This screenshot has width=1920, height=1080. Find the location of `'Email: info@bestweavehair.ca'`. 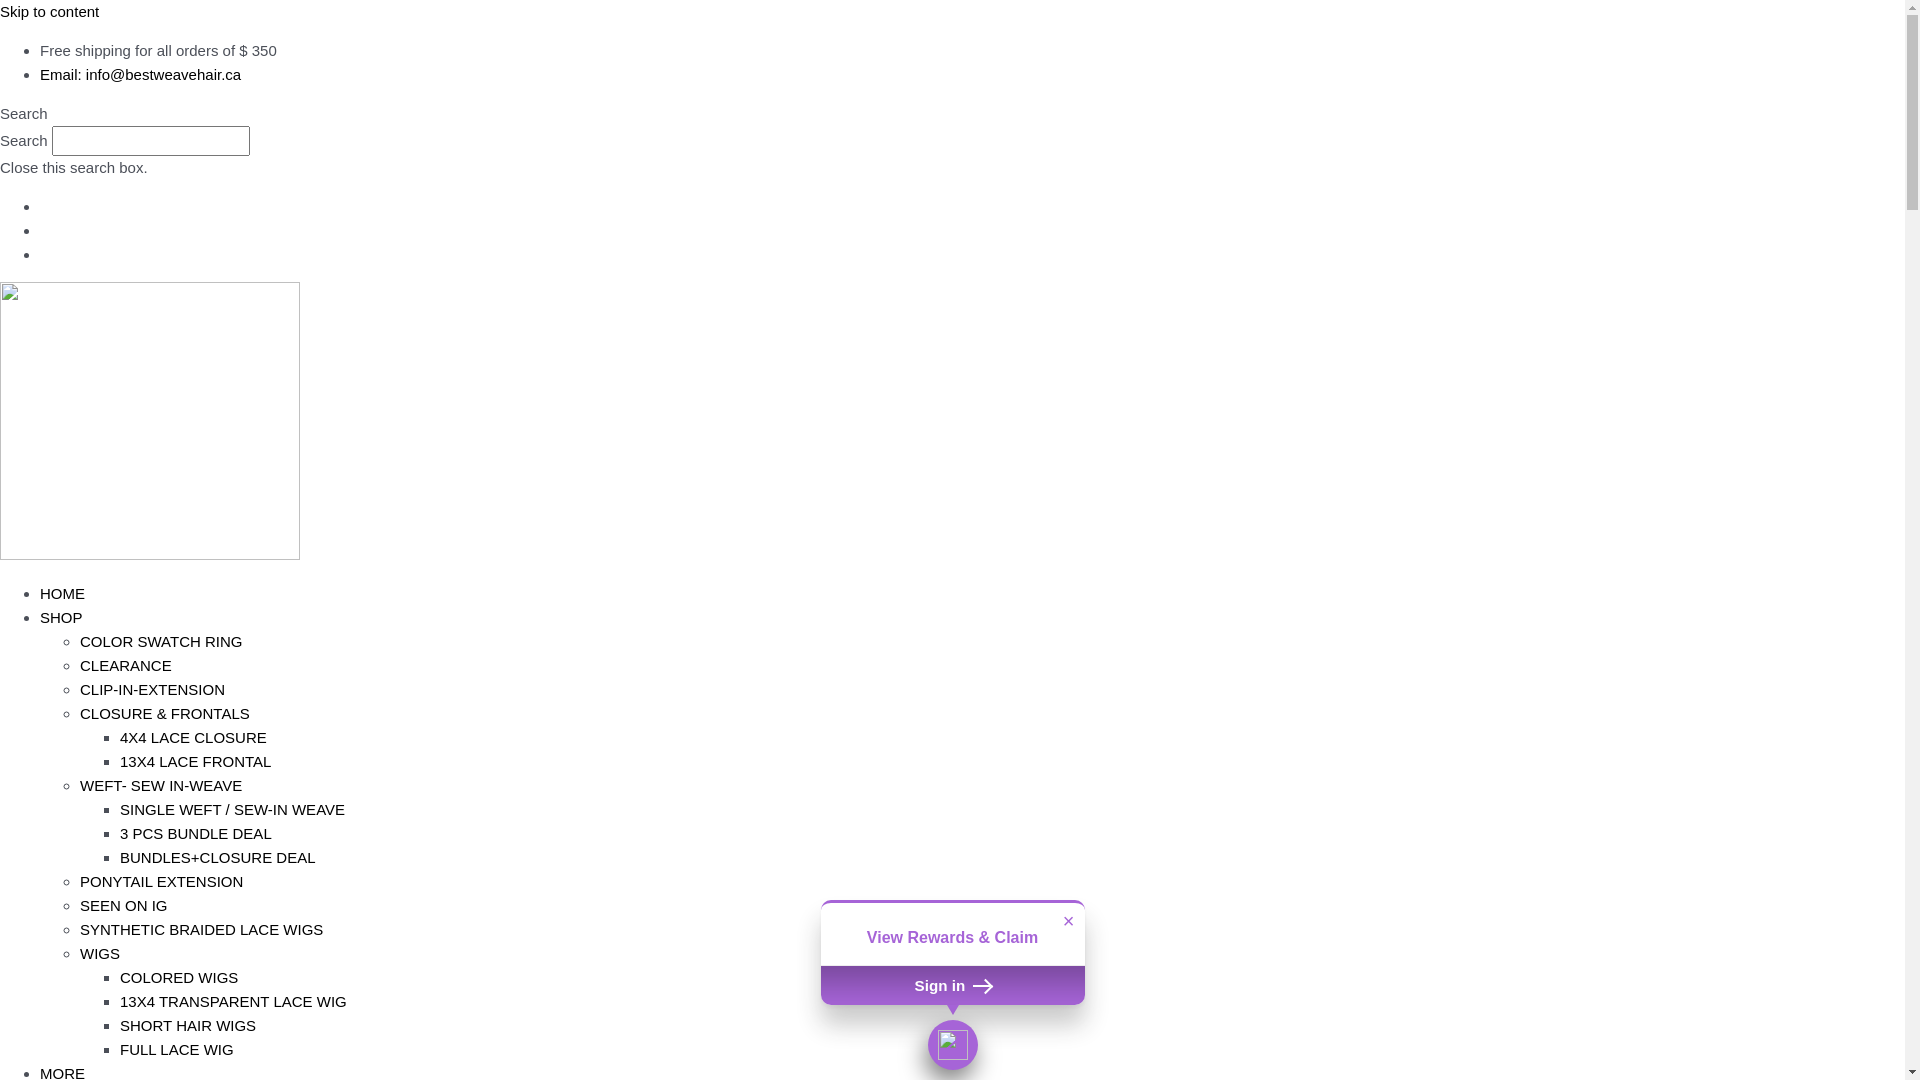

'Email: info@bestweavehair.ca' is located at coordinates (139, 73).